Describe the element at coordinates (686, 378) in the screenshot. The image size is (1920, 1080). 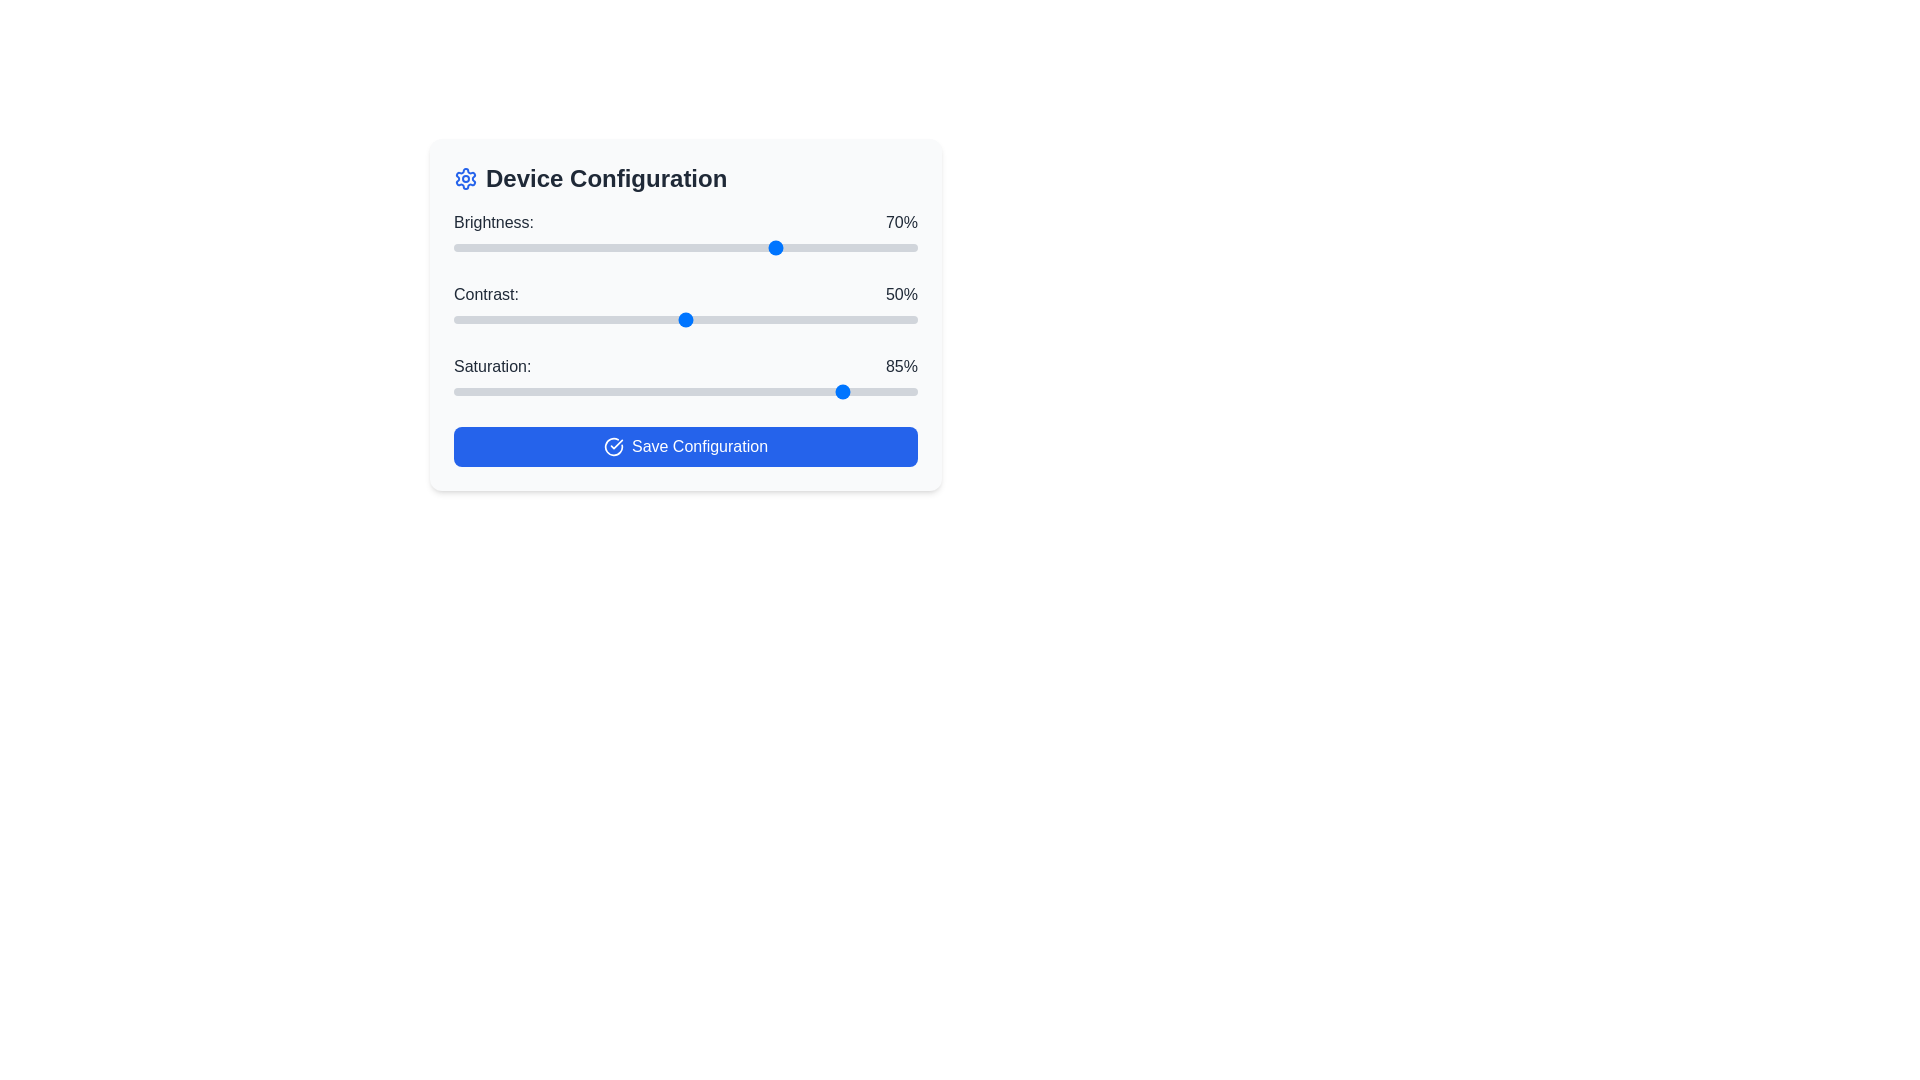
I see `the range slider labeled 'Saturation:' which shows the value '85%' and is the third slider in the 'Device Configuration' card` at that location.